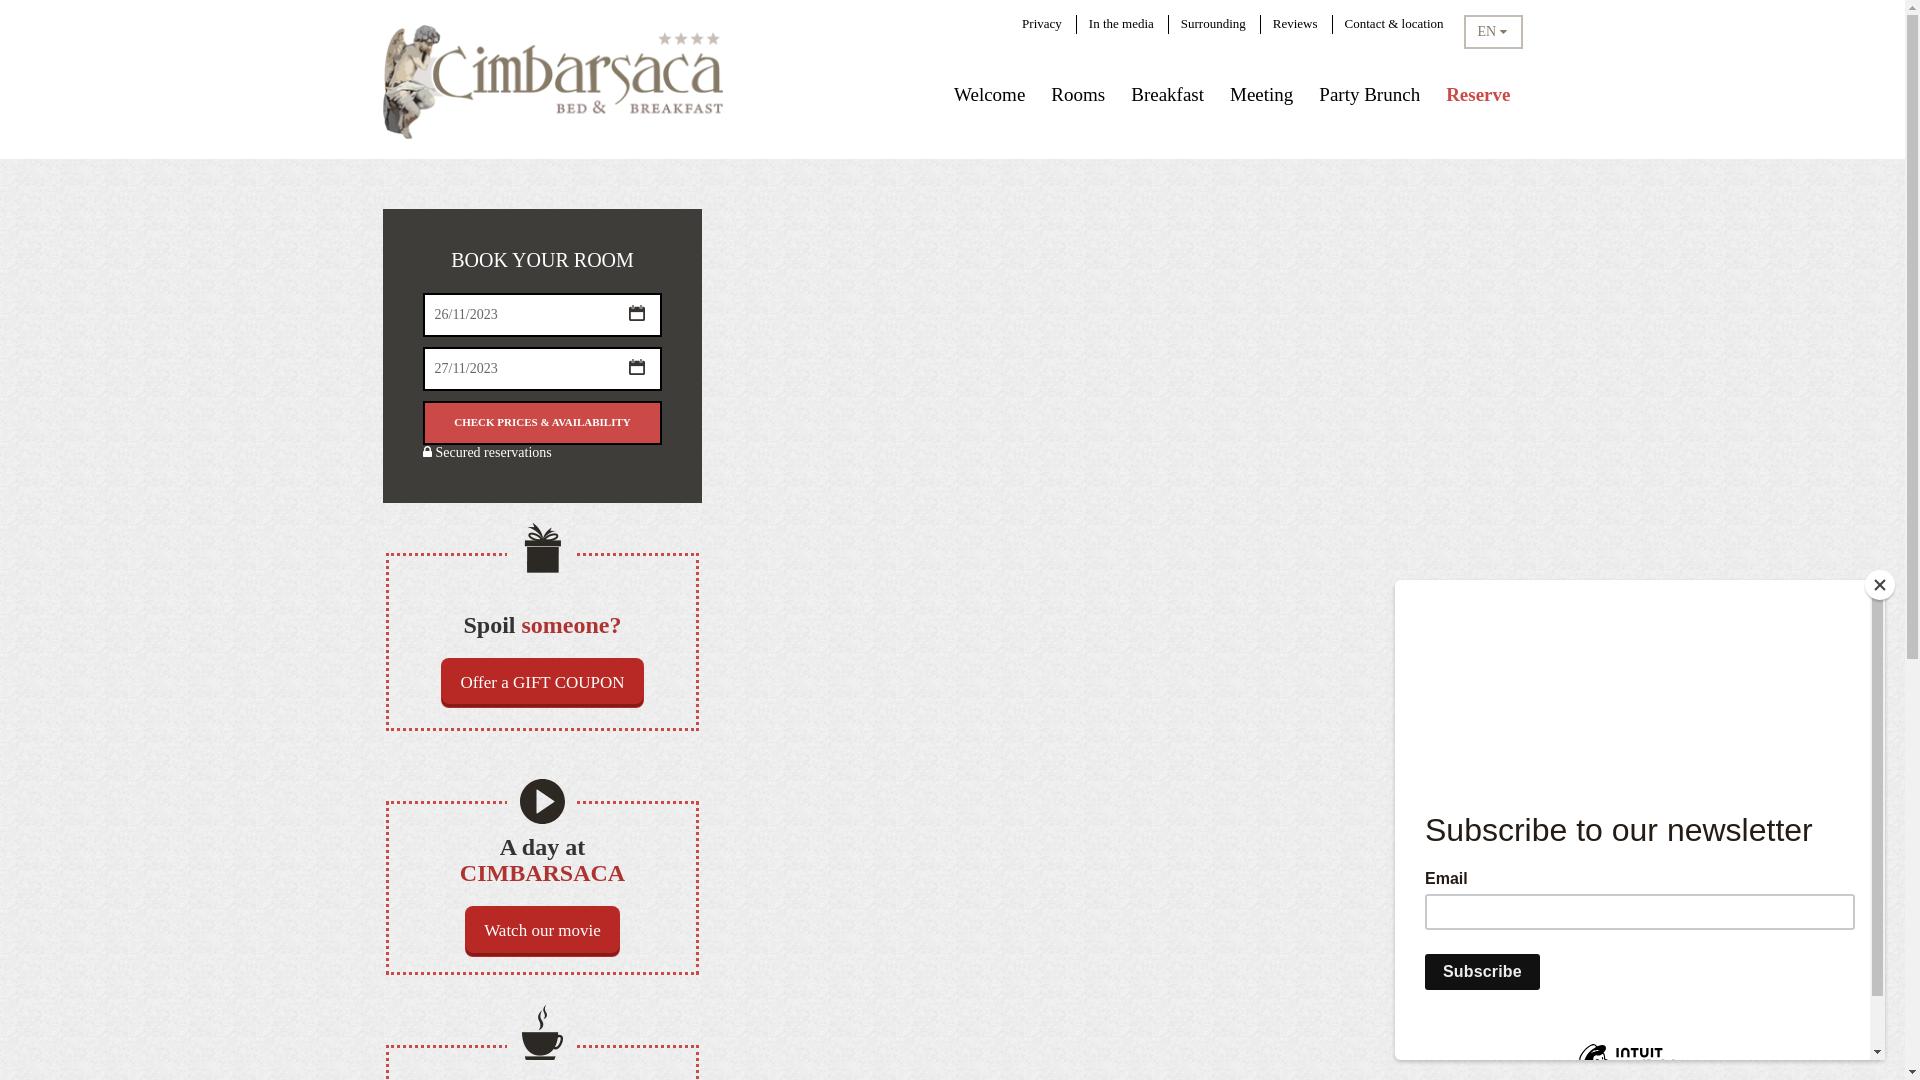  Describe the element at coordinates (486, 452) in the screenshot. I see `'Secured reservations'` at that location.